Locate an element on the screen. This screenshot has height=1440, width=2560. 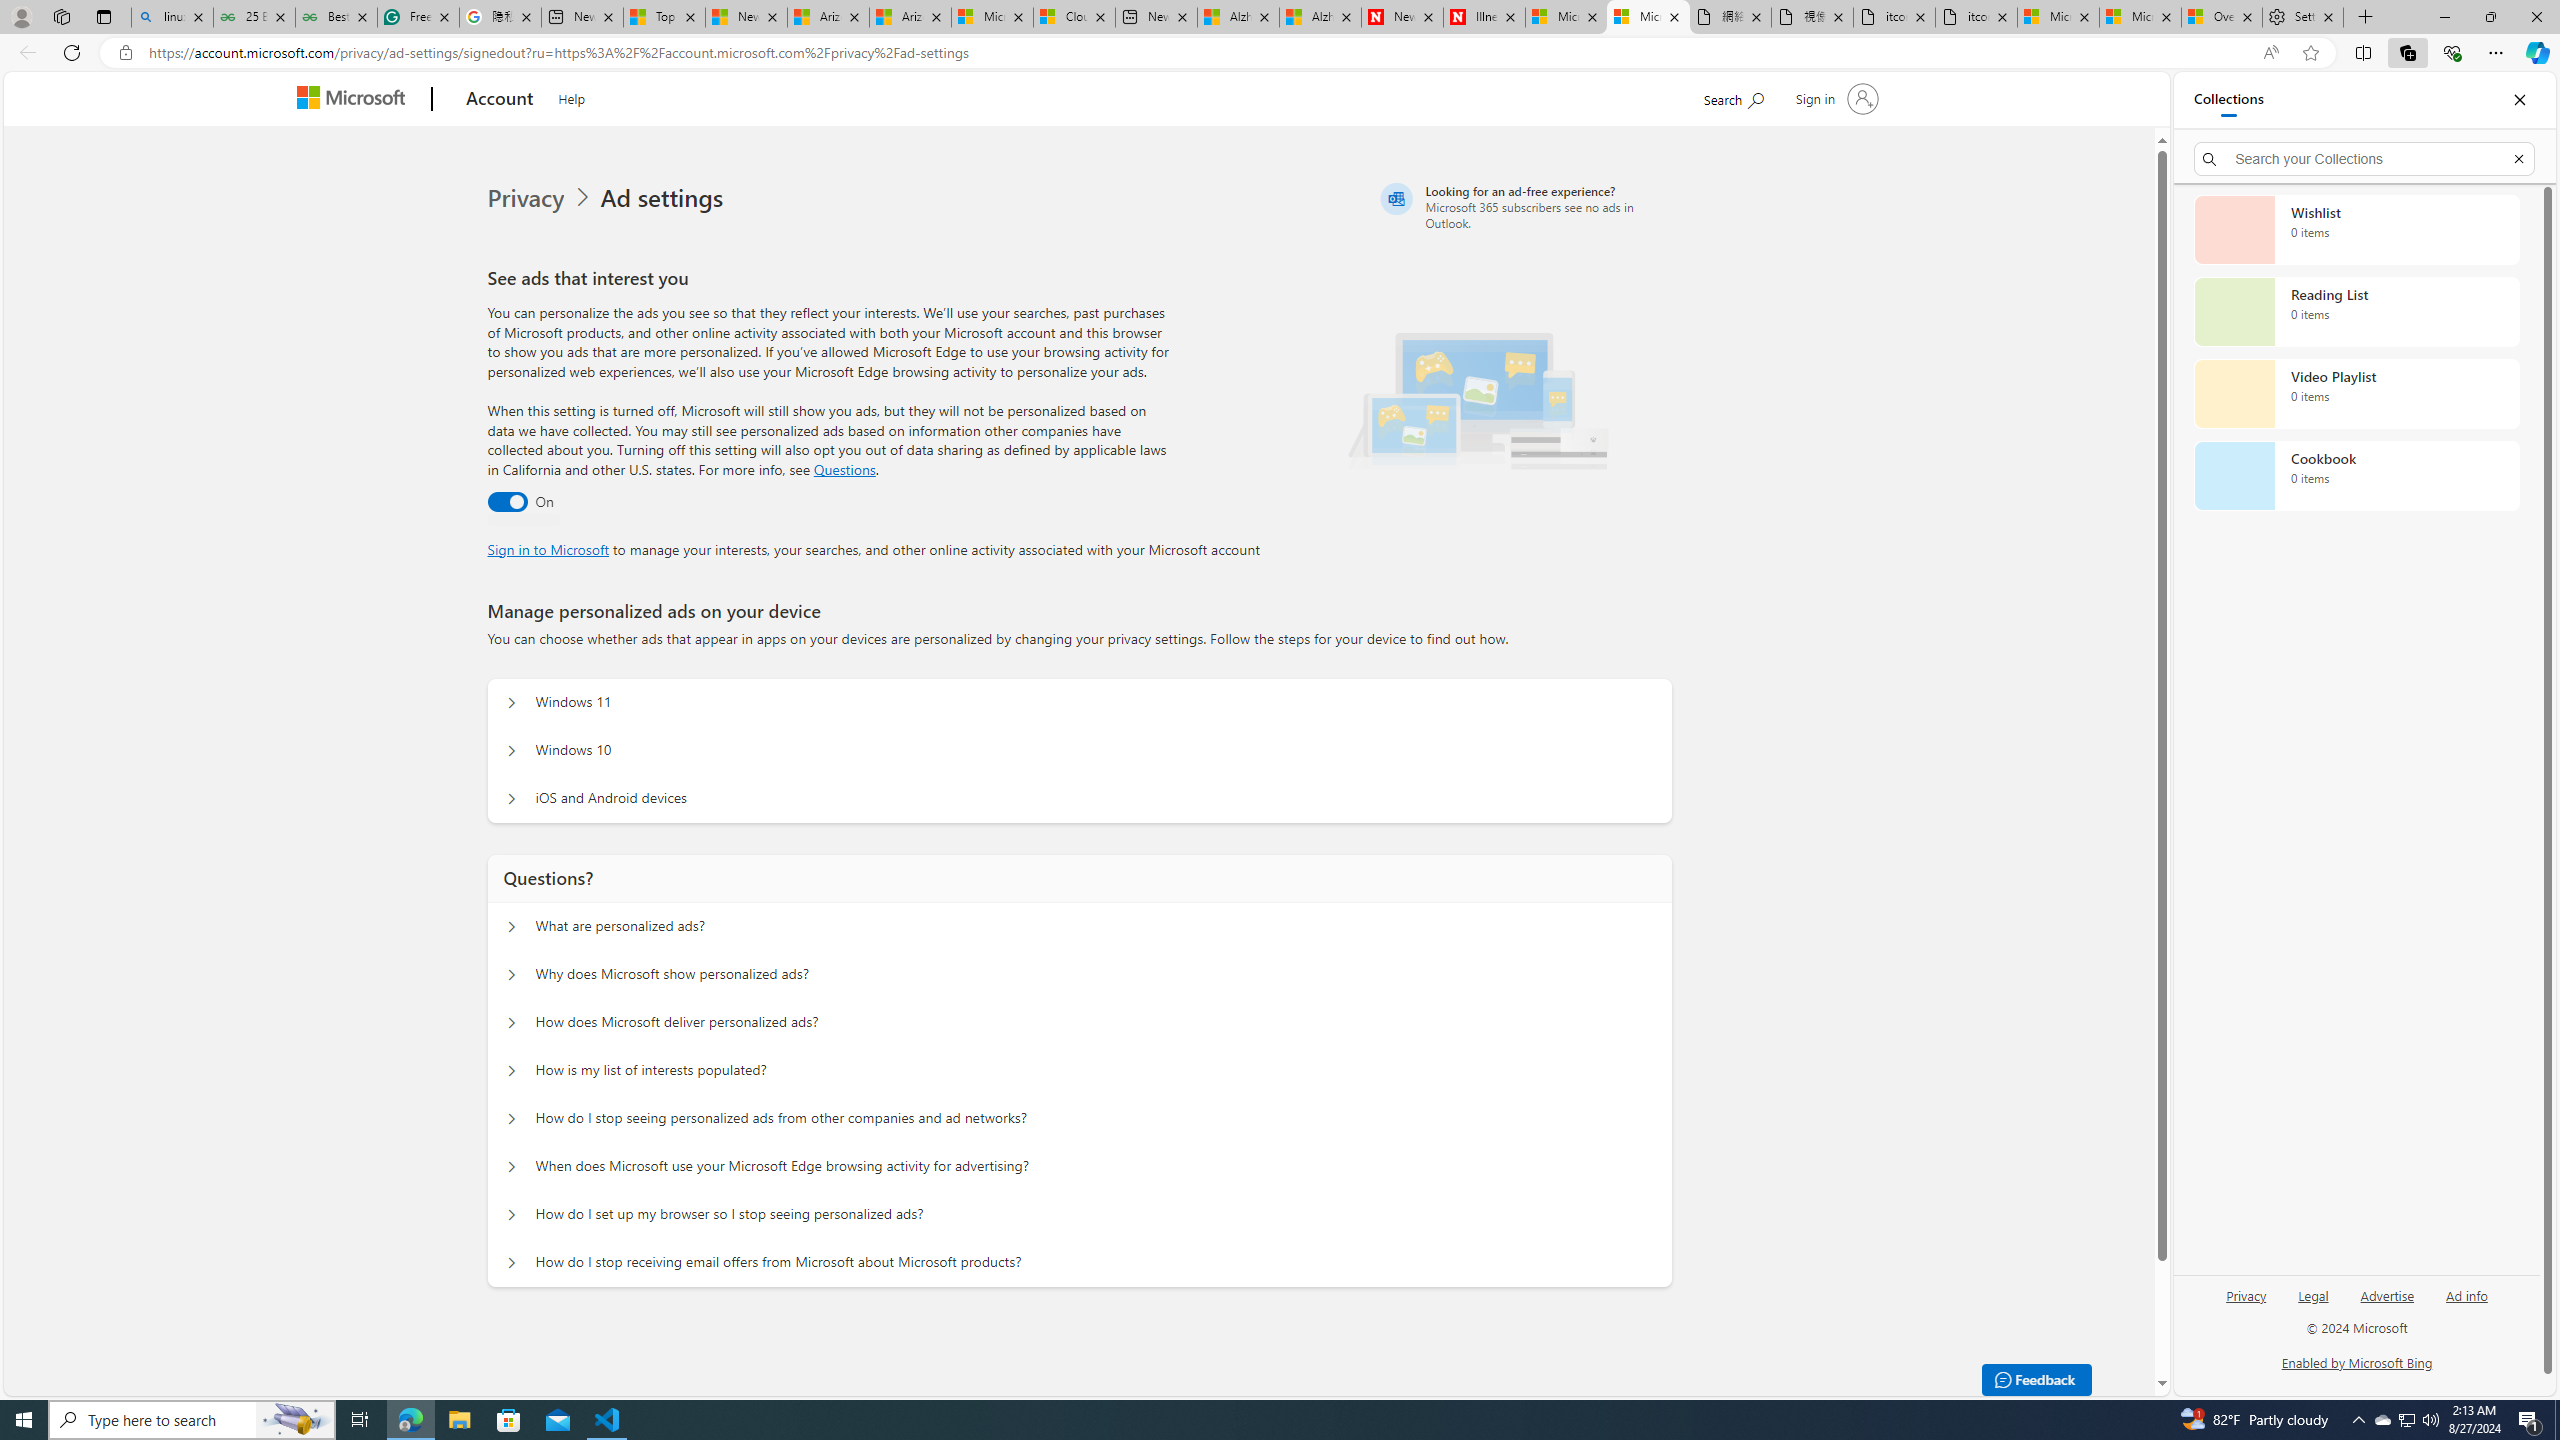
'Illustration of multiple devices' is located at coordinates (1477, 394).